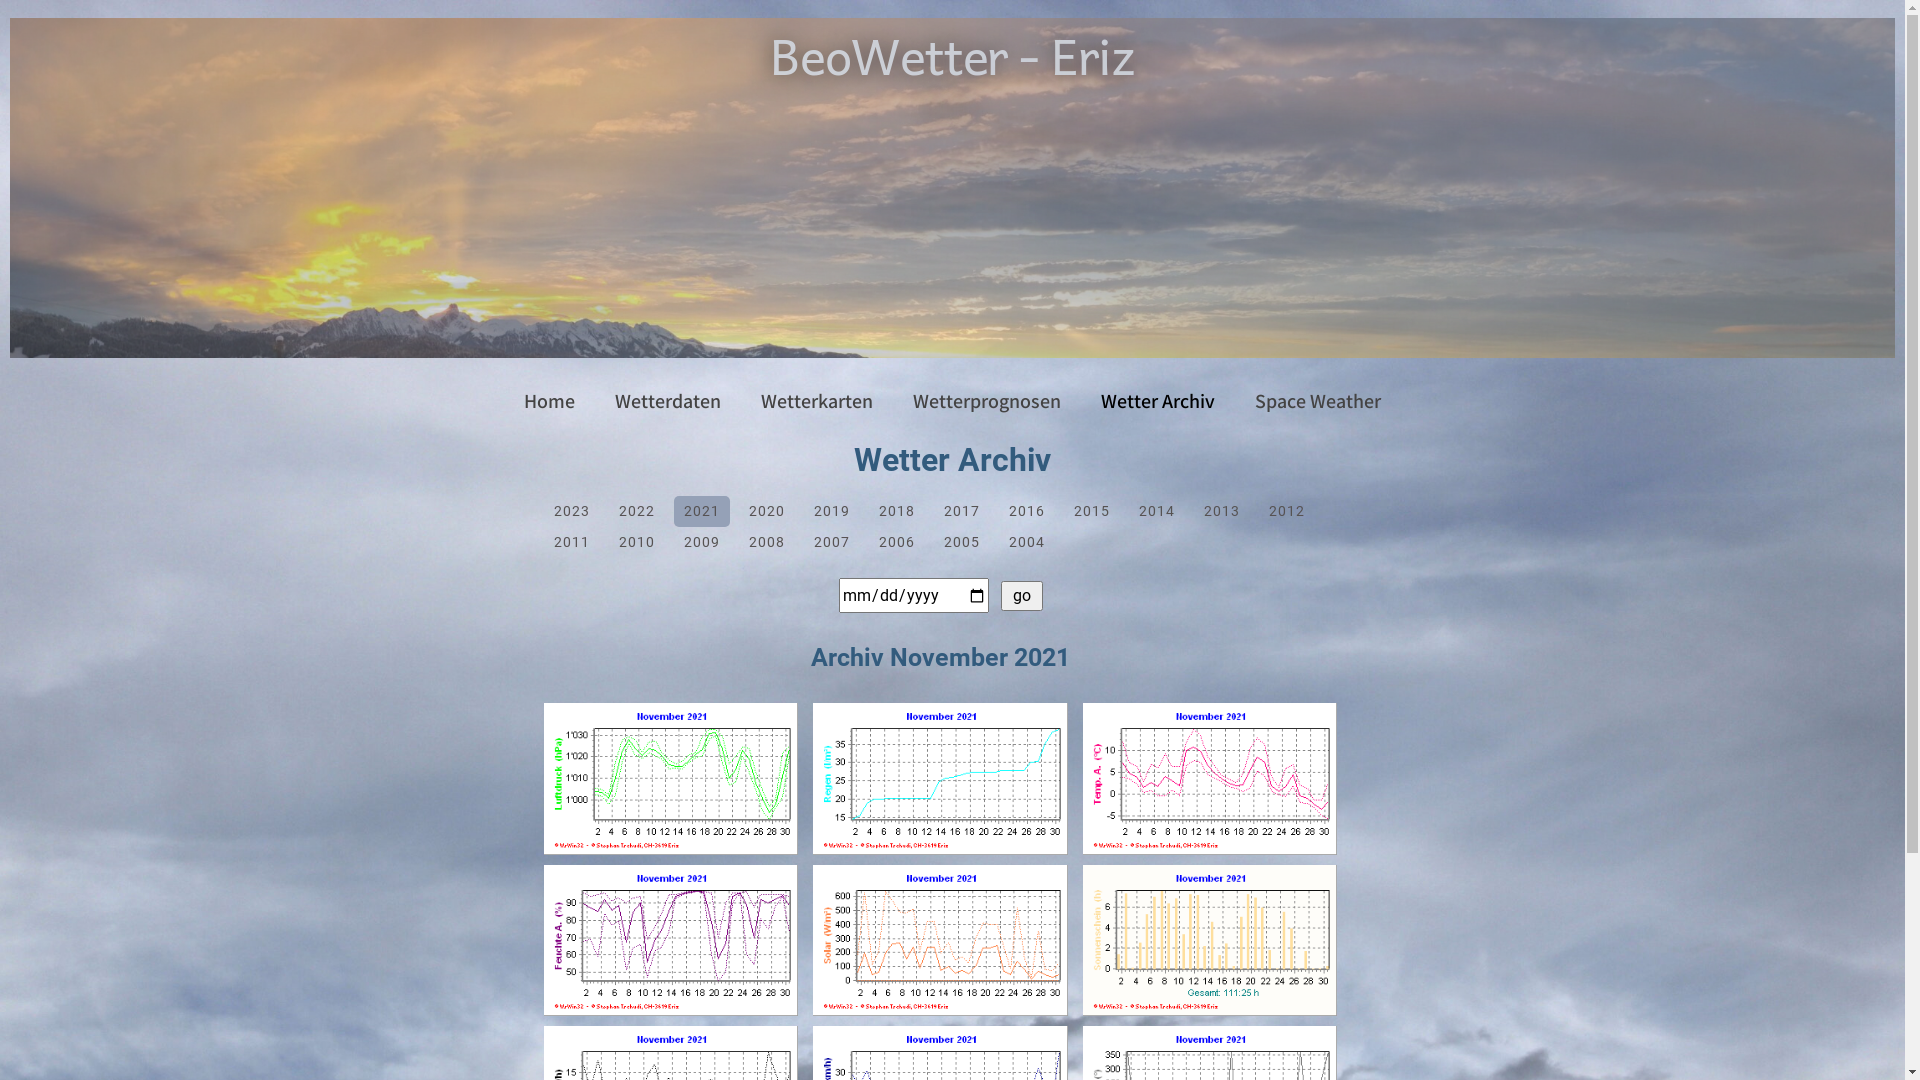  What do you see at coordinates (1257, 510) in the screenshot?
I see `'2012'` at bounding box center [1257, 510].